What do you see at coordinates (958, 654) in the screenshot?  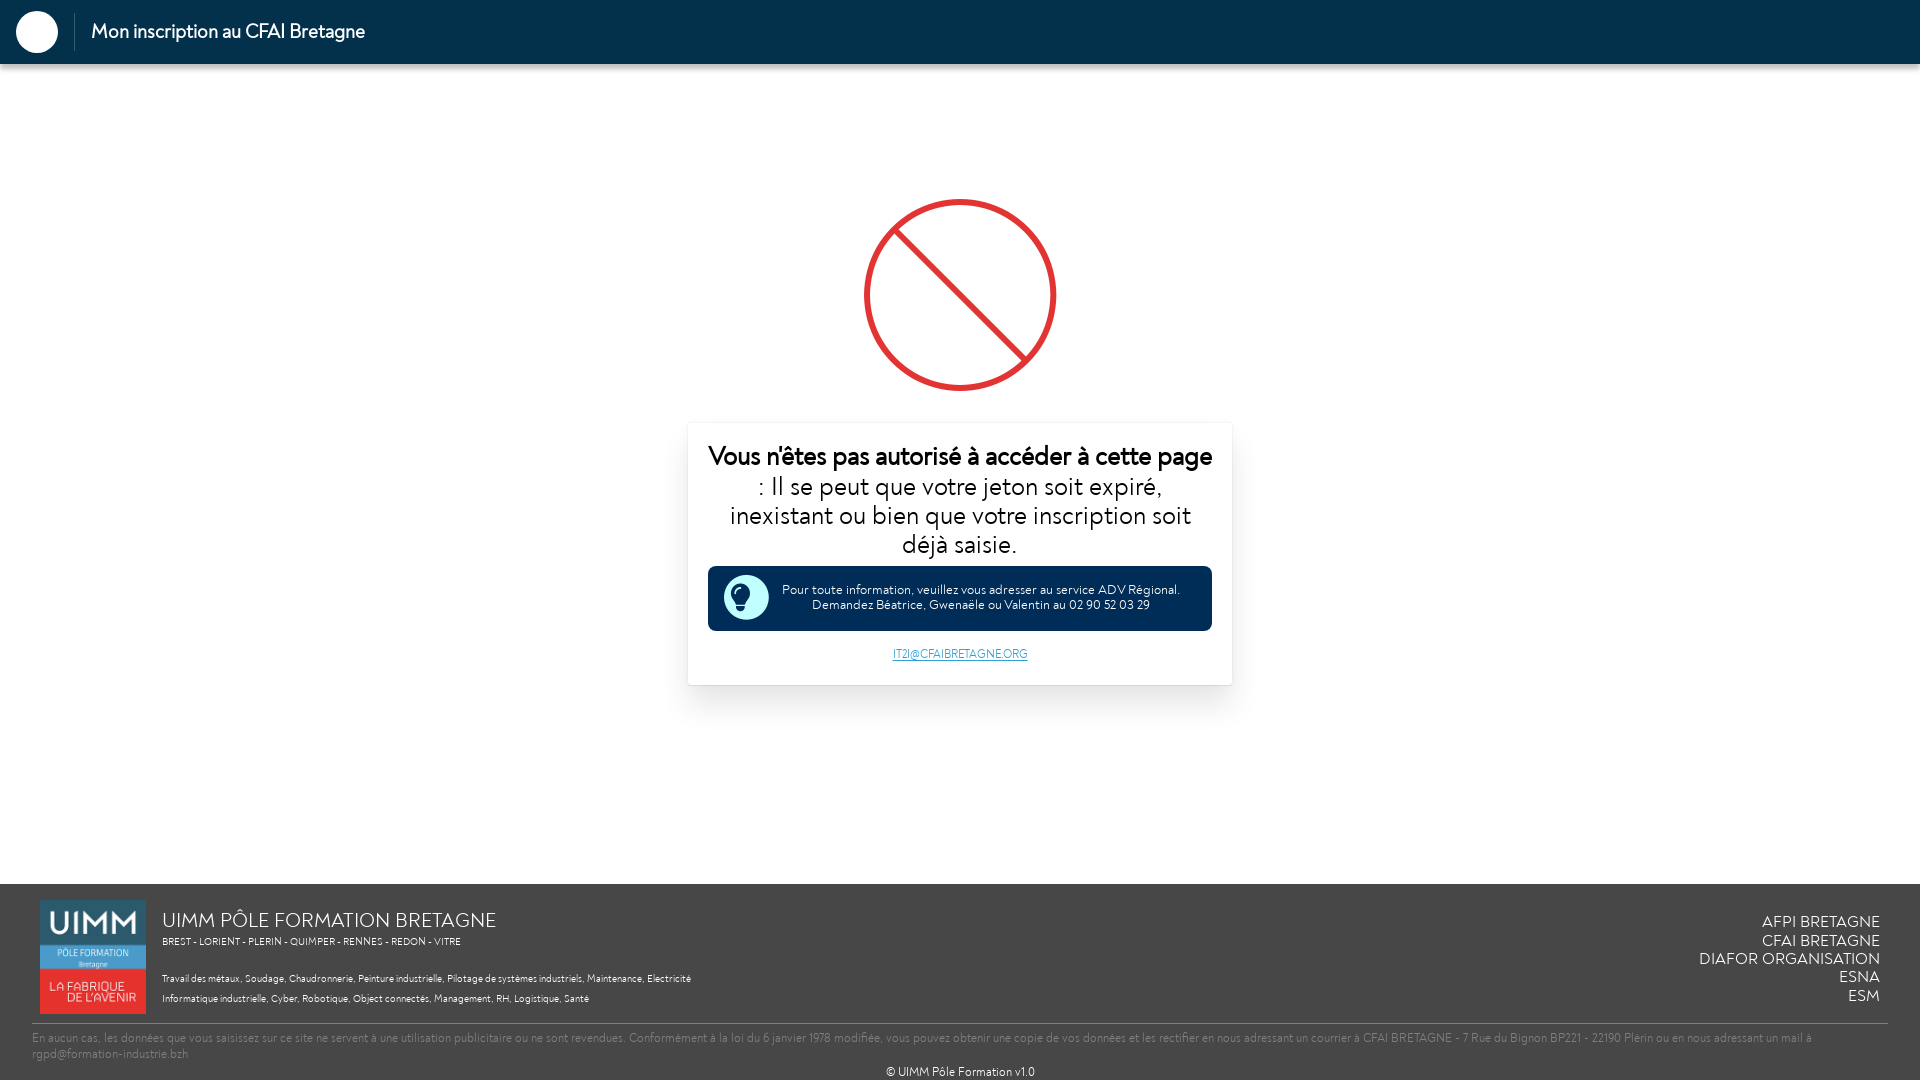 I see `'IT2I@CFAIBRETAGNE.ORG'` at bounding box center [958, 654].